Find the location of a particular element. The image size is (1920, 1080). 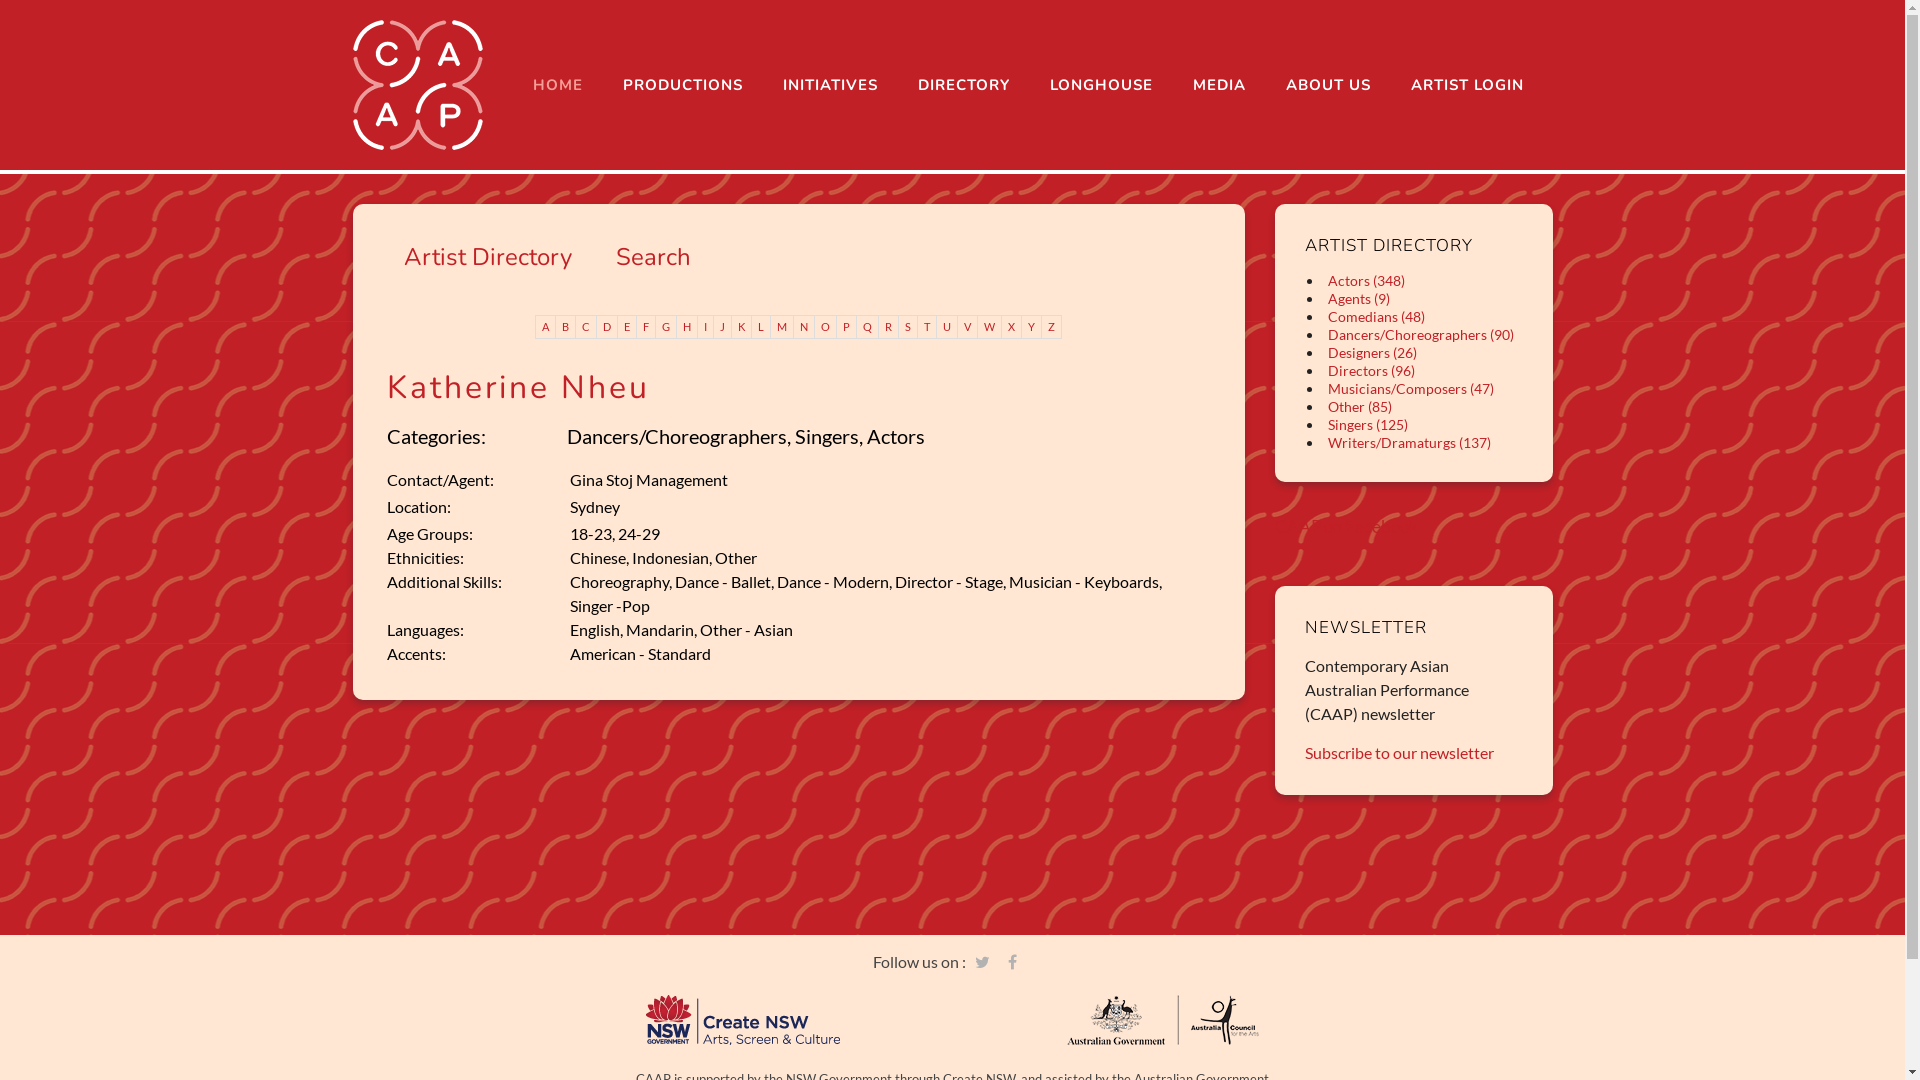

'Search' is located at coordinates (653, 256).